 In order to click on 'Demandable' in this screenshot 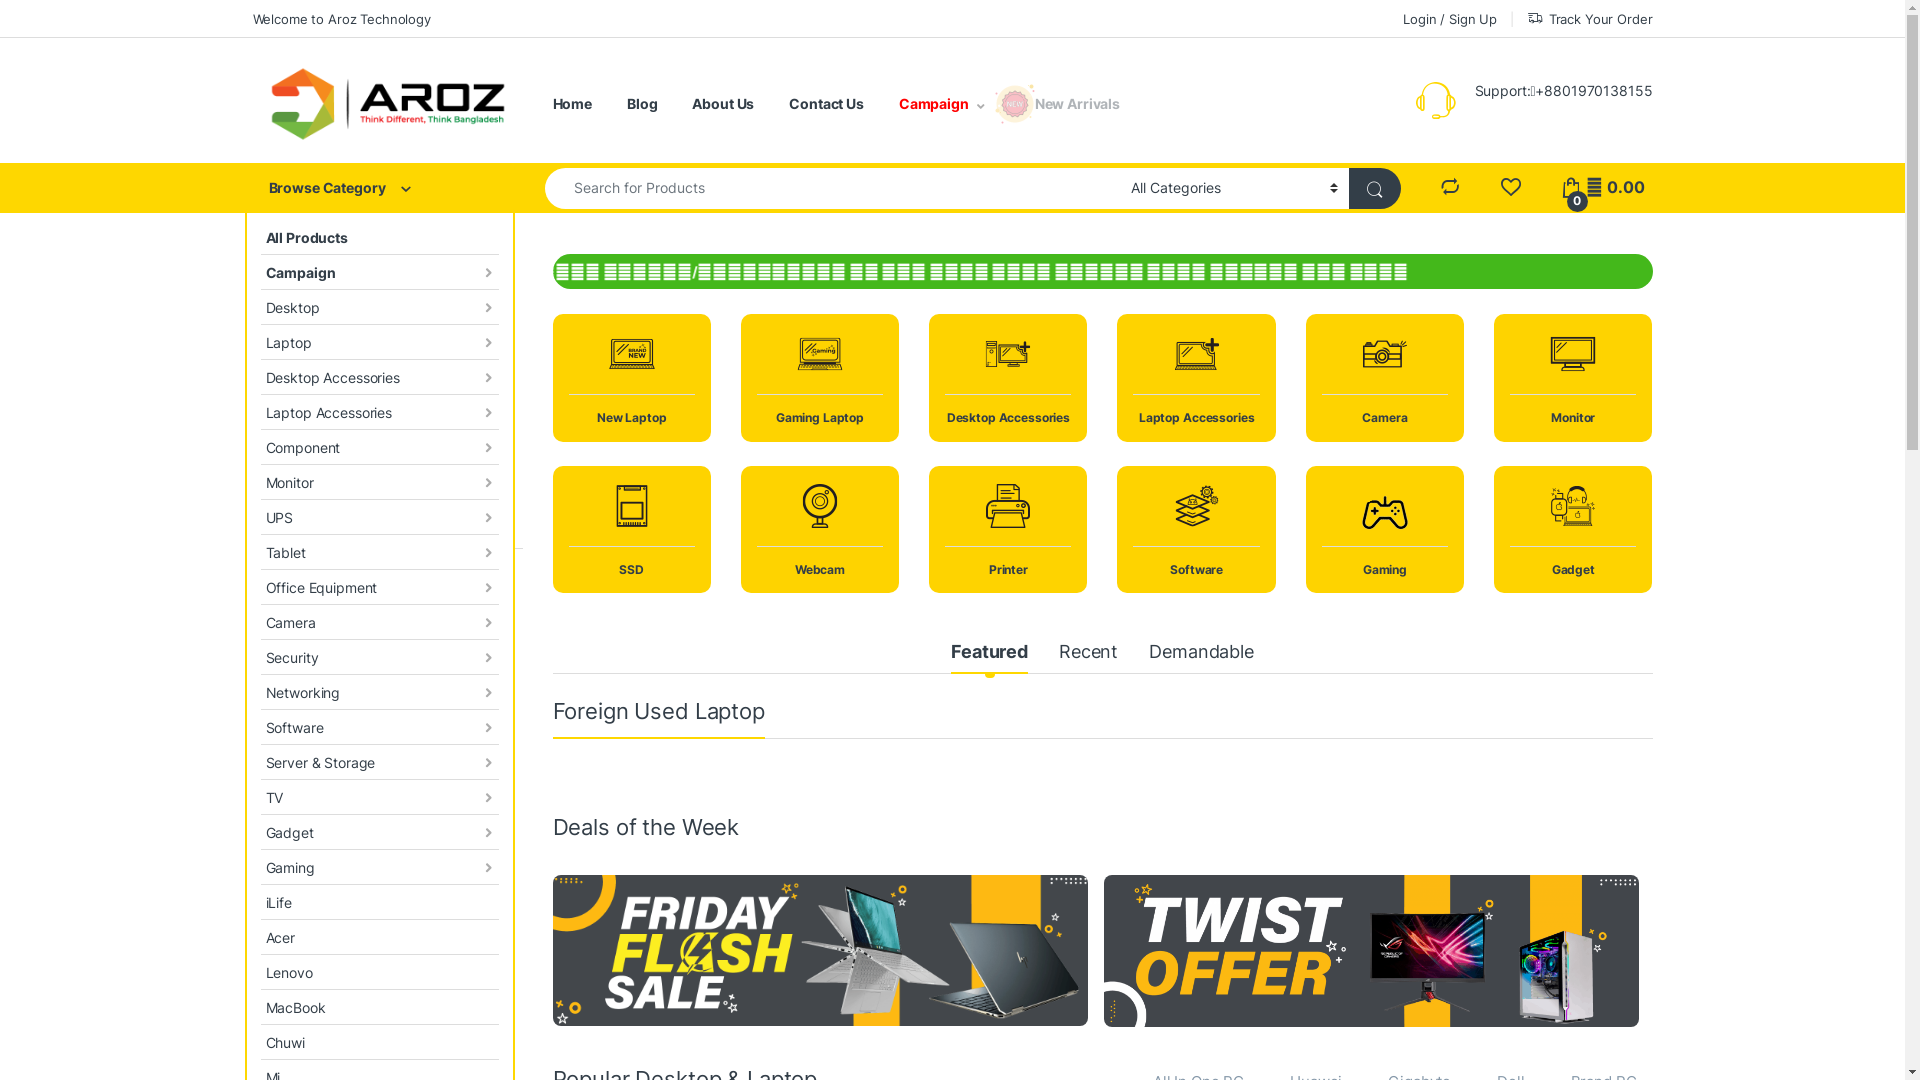, I will do `click(1200, 654)`.